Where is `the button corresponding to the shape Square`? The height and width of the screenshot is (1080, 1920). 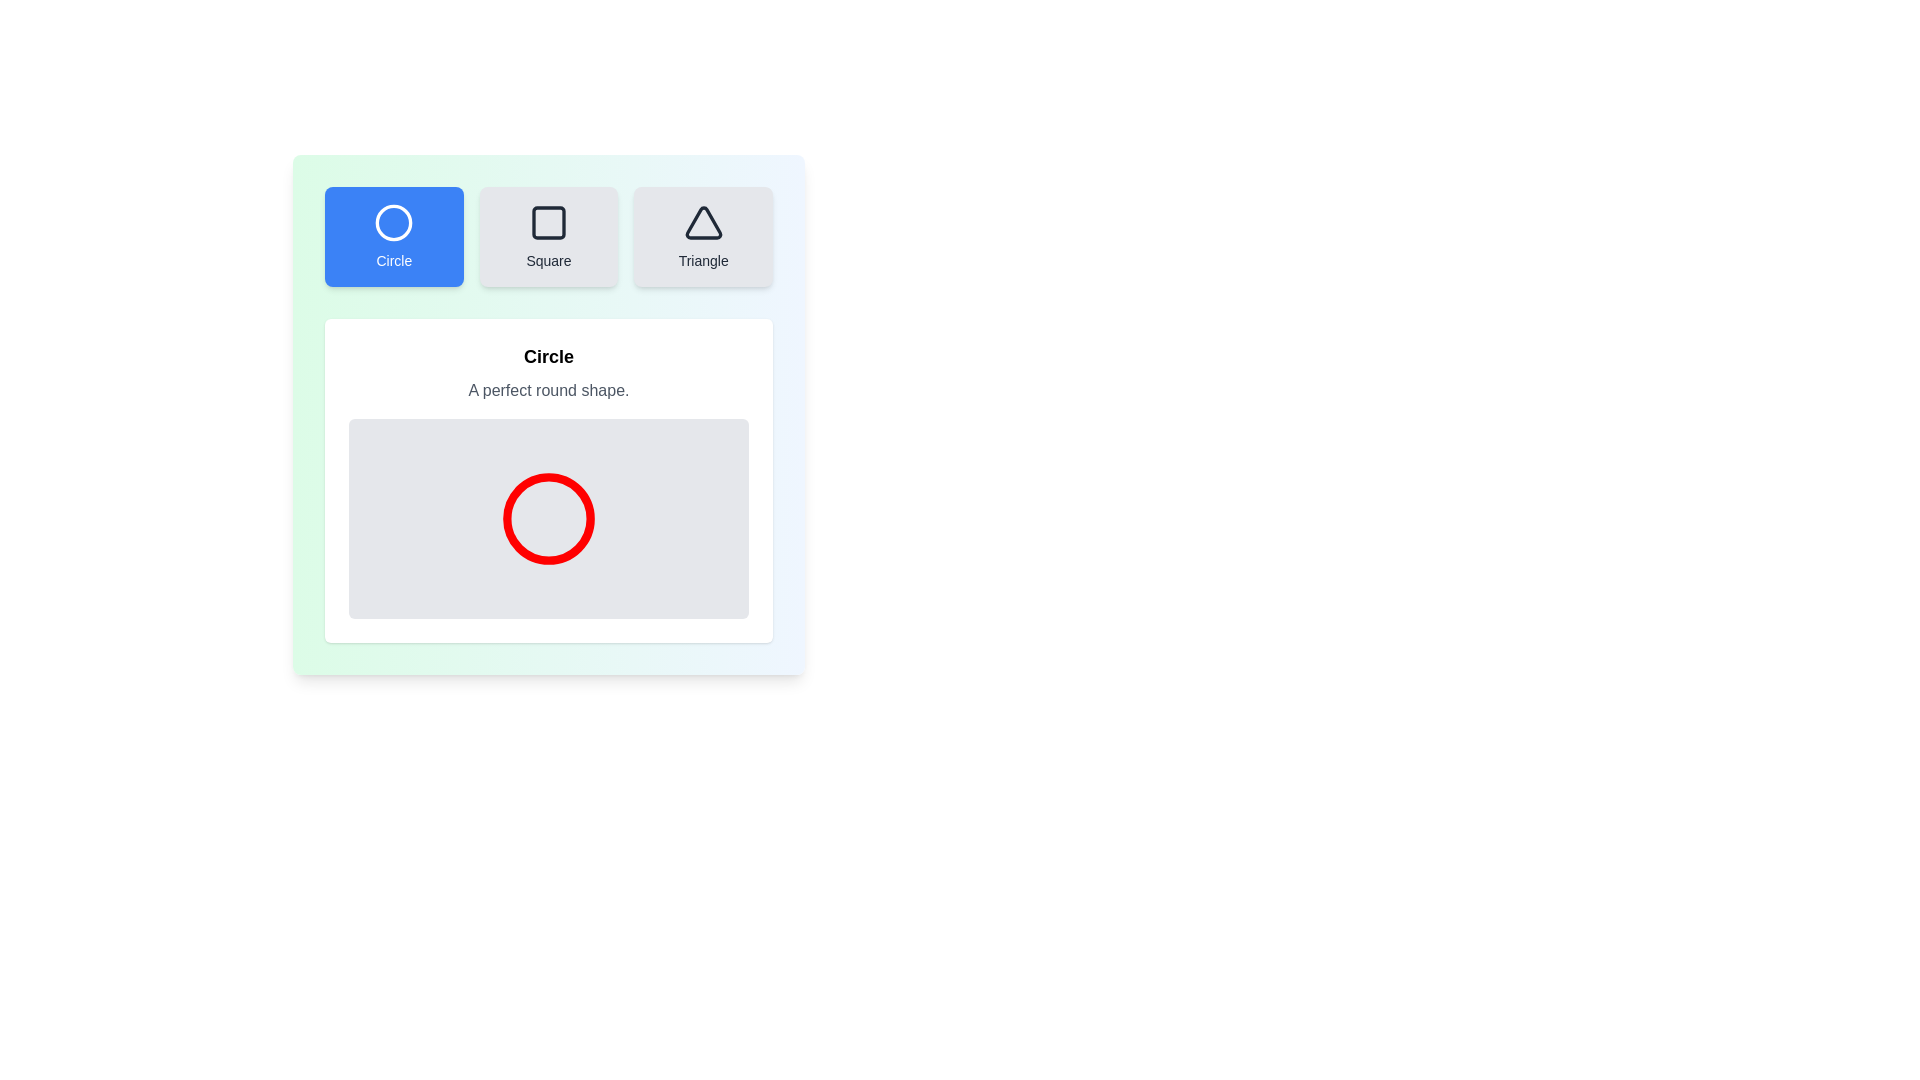 the button corresponding to the shape Square is located at coordinates (547, 235).